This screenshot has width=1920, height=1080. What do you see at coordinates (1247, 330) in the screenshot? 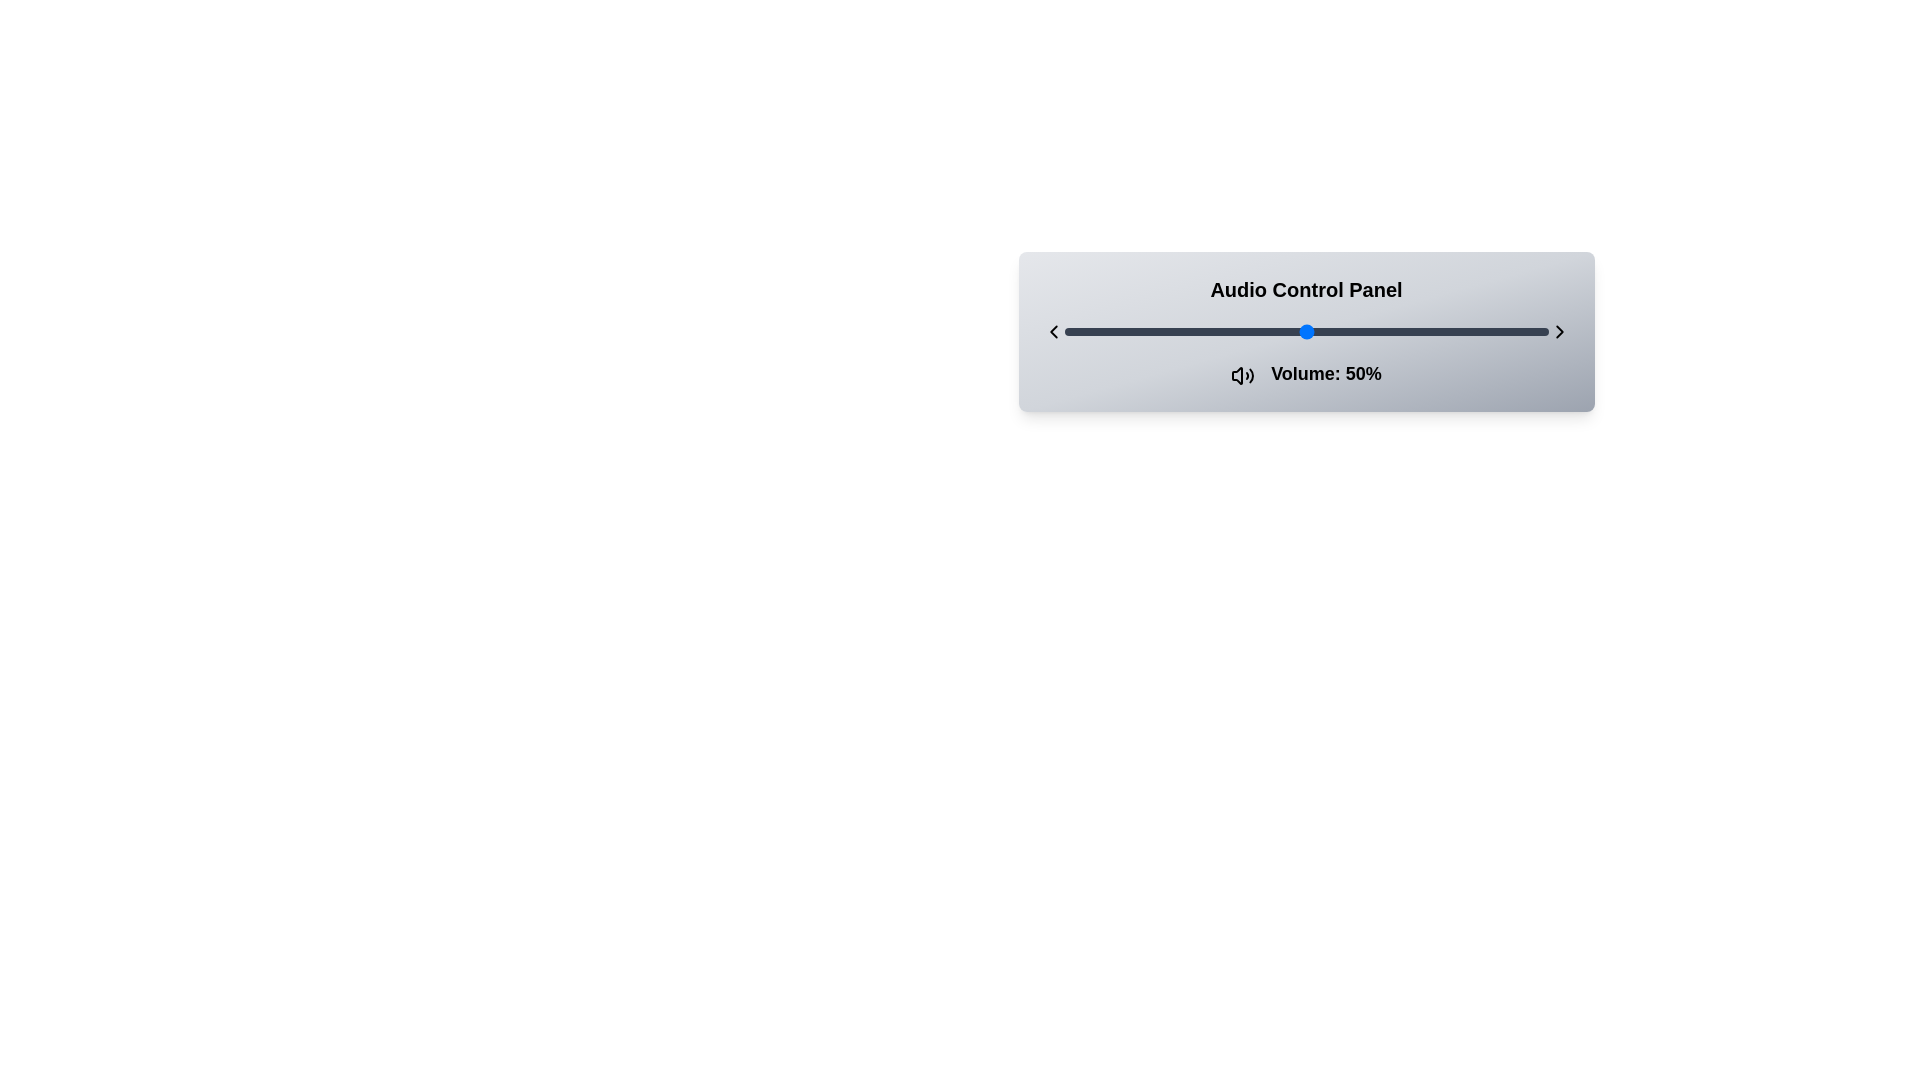
I see `the slider` at bounding box center [1247, 330].